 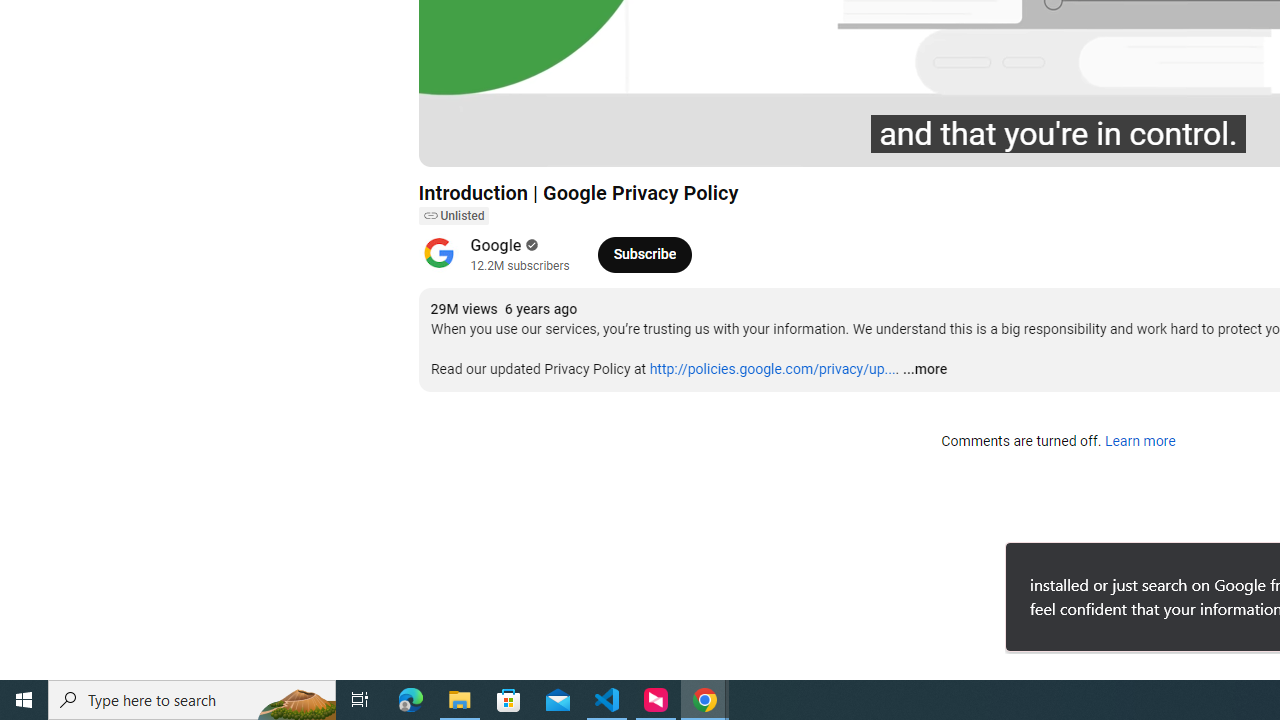 What do you see at coordinates (548, 141) in the screenshot?
I see `'Mute (m)'` at bounding box center [548, 141].